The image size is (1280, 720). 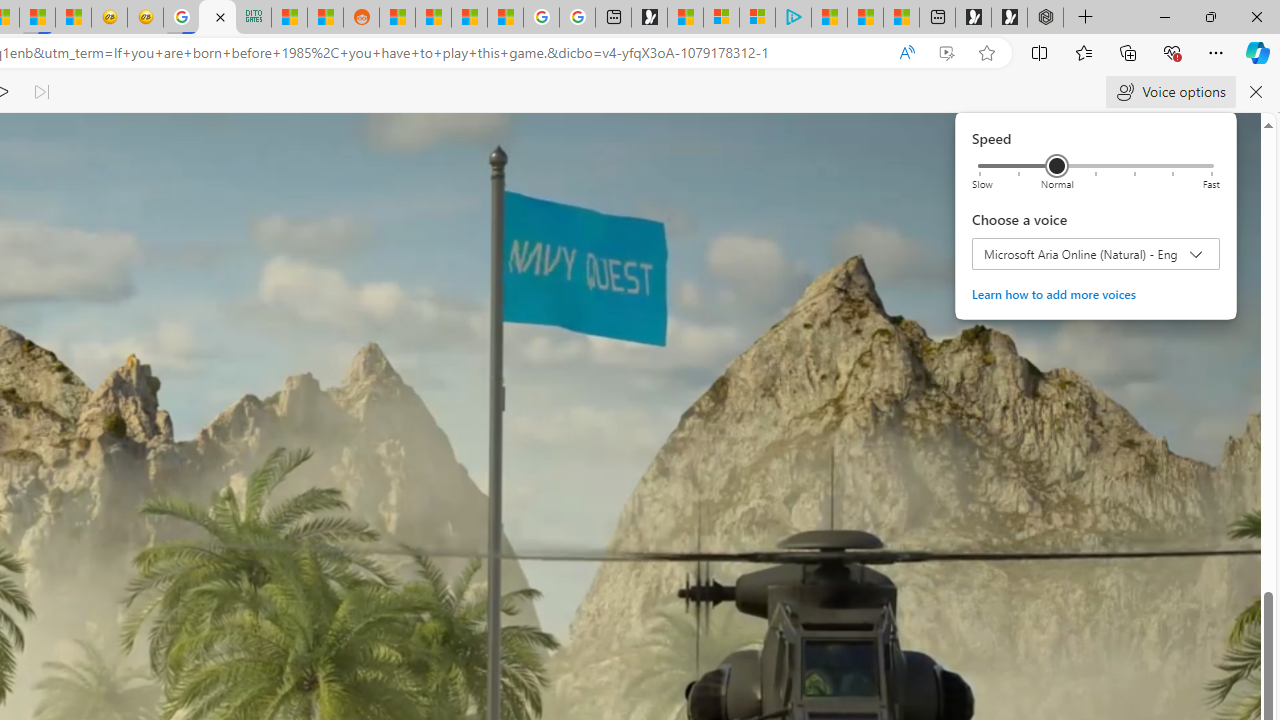 What do you see at coordinates (1009, 17) in the screenshot?
I see `'Play Free Online Games | Games from Microsoft Start'` at bounding box center [1009, 17].